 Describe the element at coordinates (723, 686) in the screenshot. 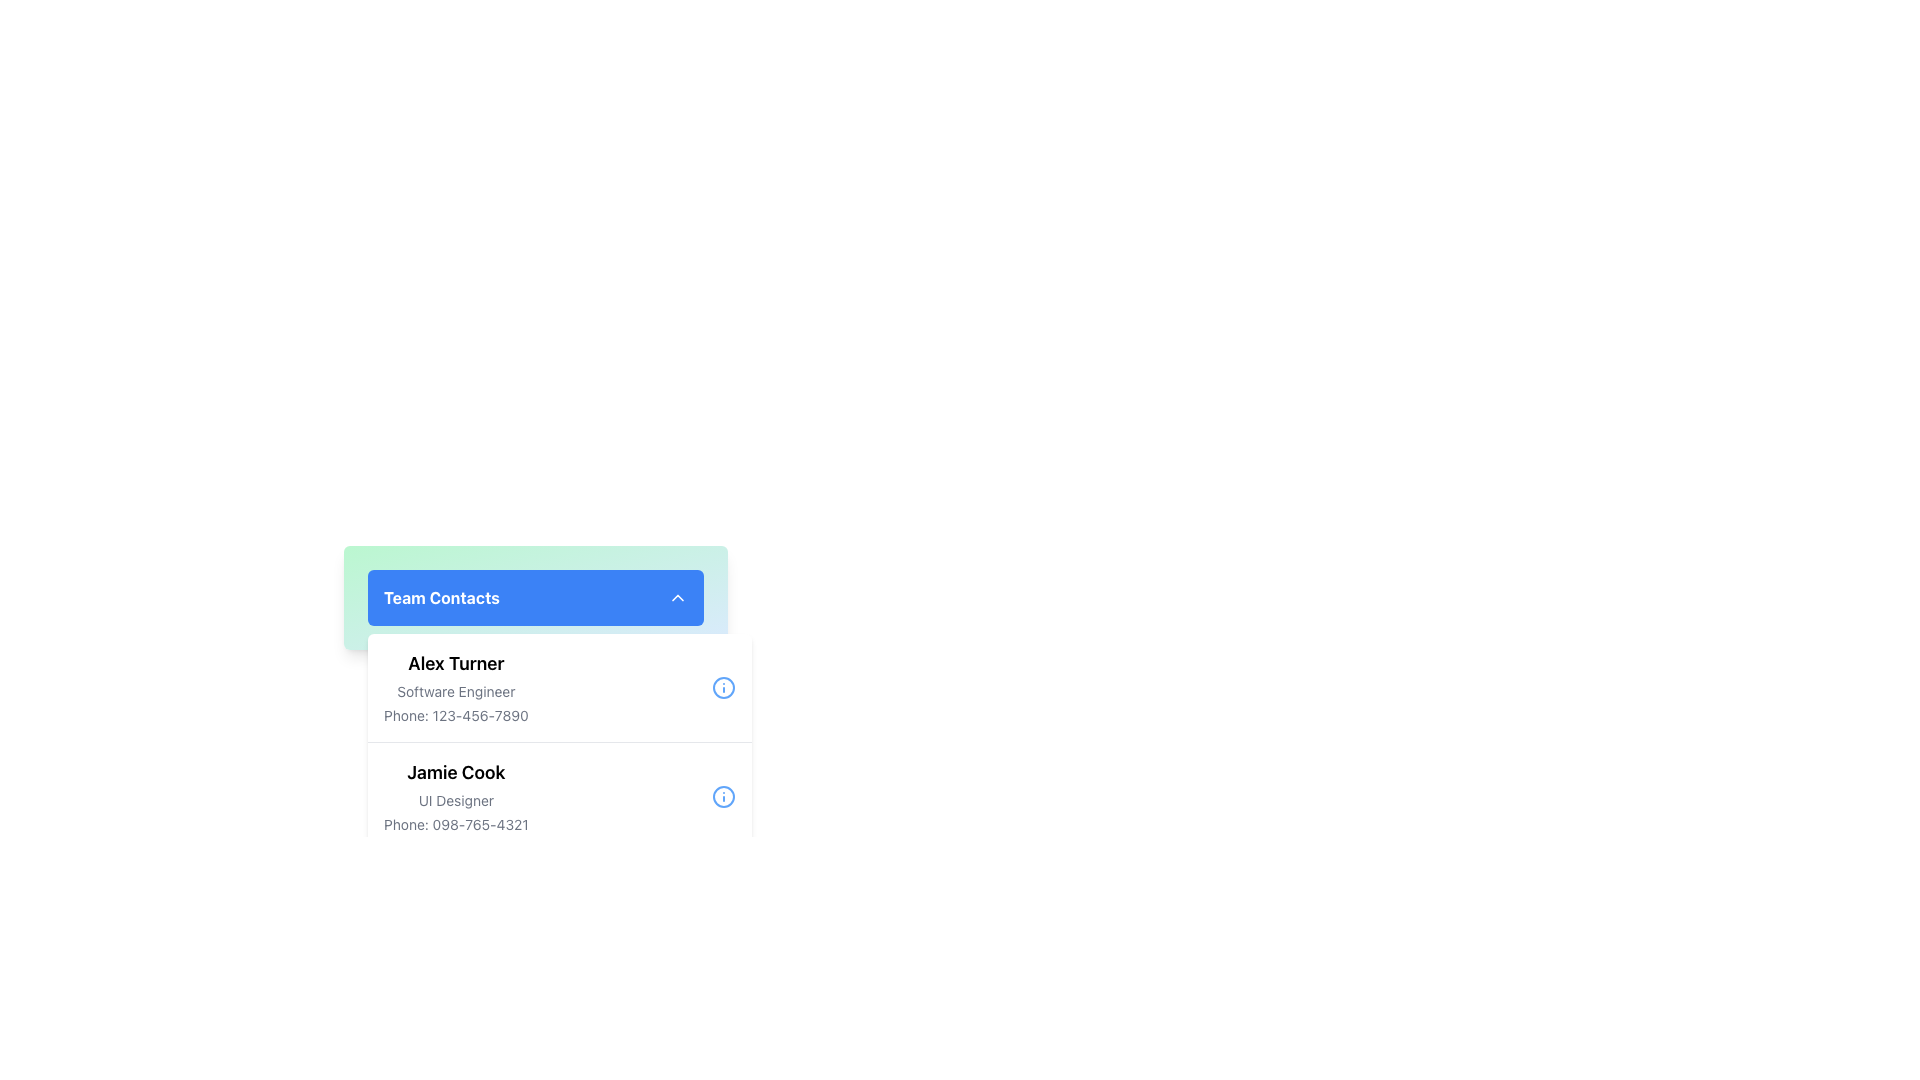

I see `on the information/help icon located in the top-right corner of the 'Alex Turner' contact card interface, aligned horizontally with the text 'Alex Turner'` at that location.